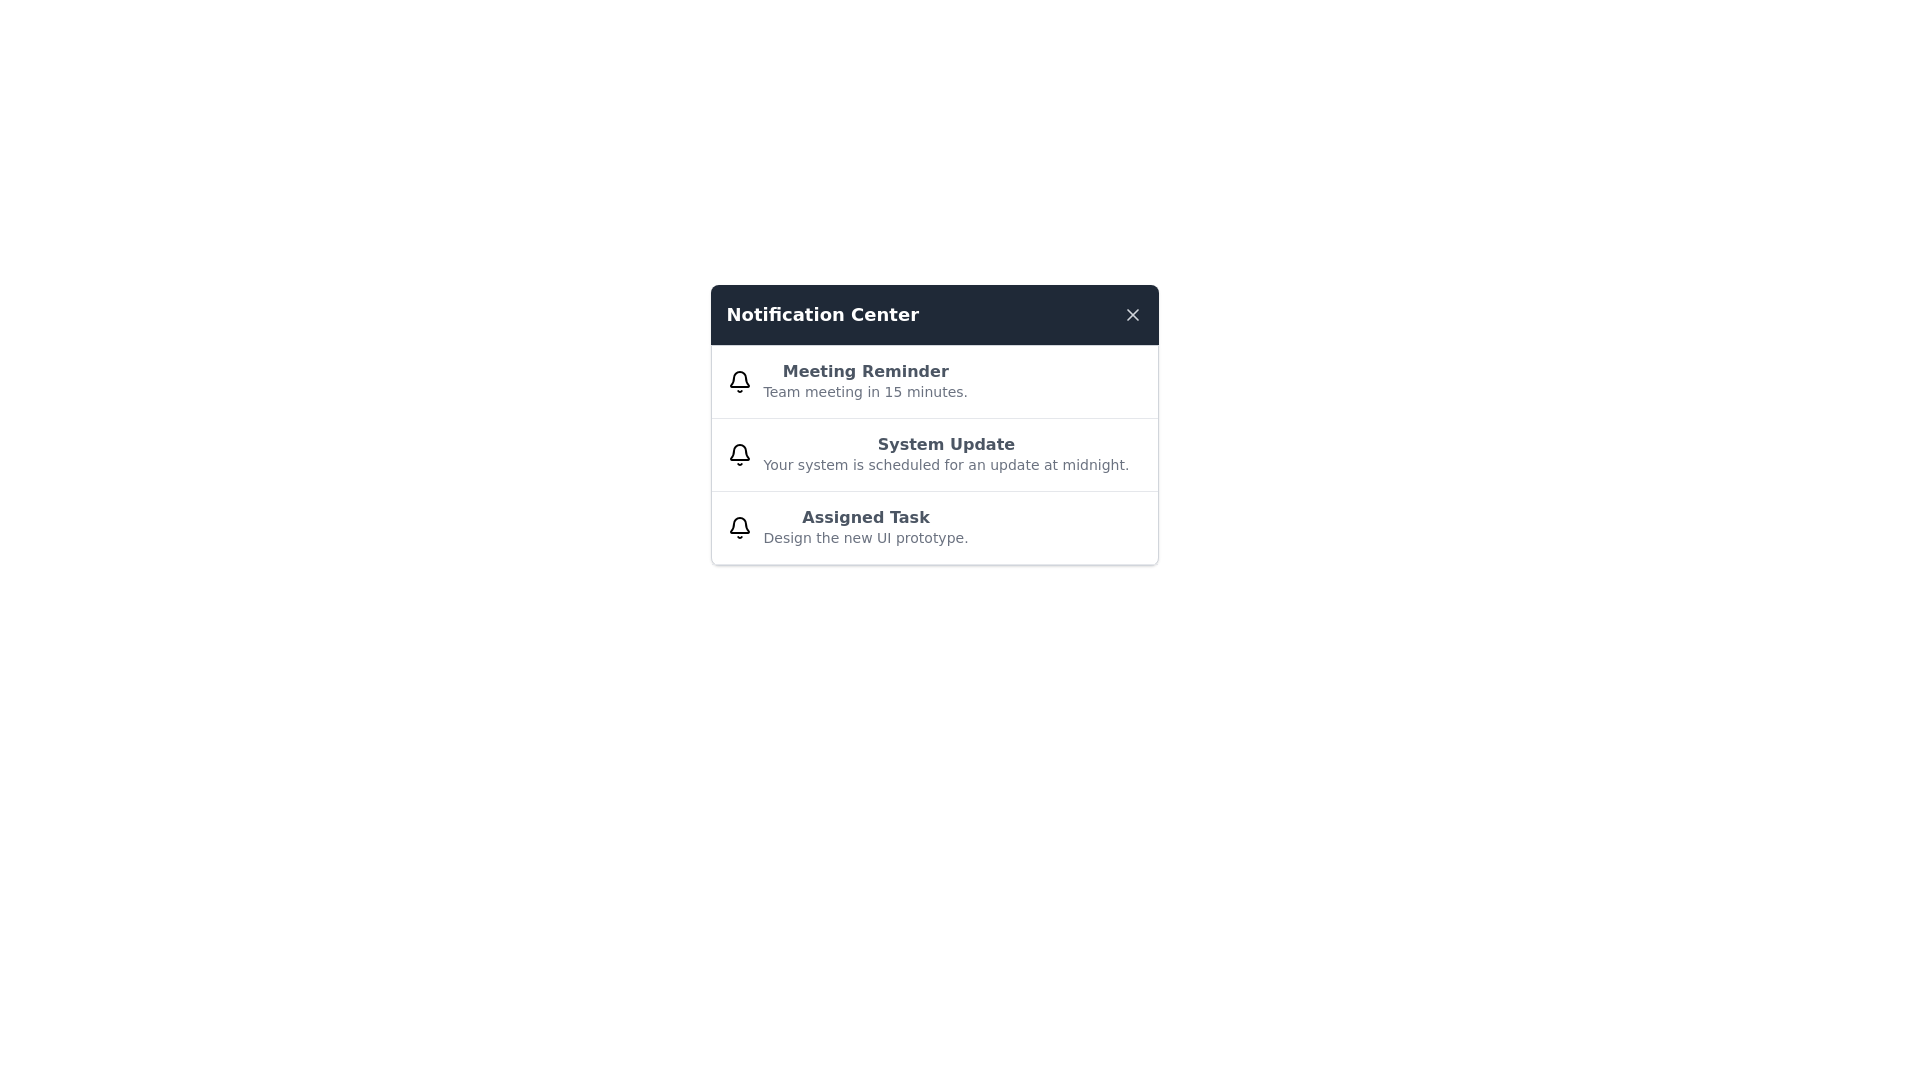  I want to click on the text block notification that contains 'System Update' and 'Your system is scheduled for an update at midnight', which is the second item in the notification panel, so click(945, 455).